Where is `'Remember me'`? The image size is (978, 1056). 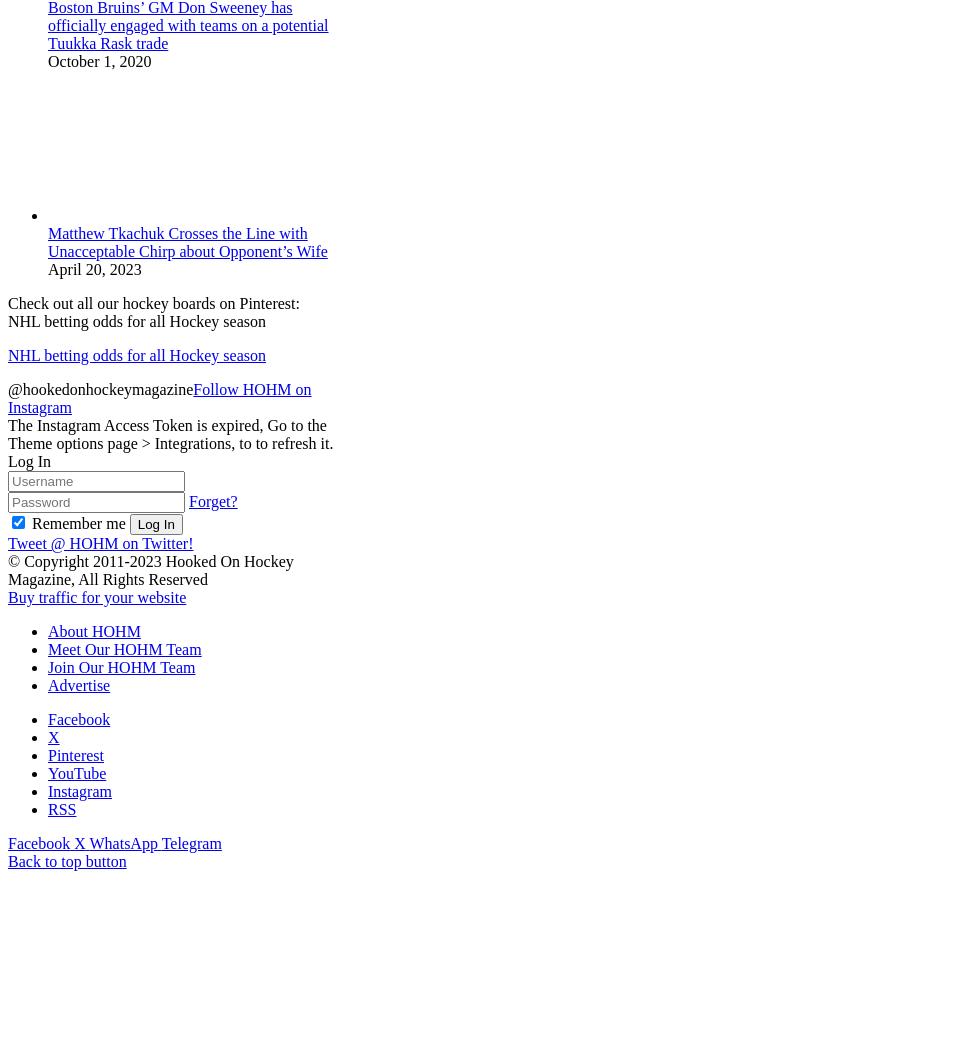
'Remember me' is located at coordinates (78, 521).